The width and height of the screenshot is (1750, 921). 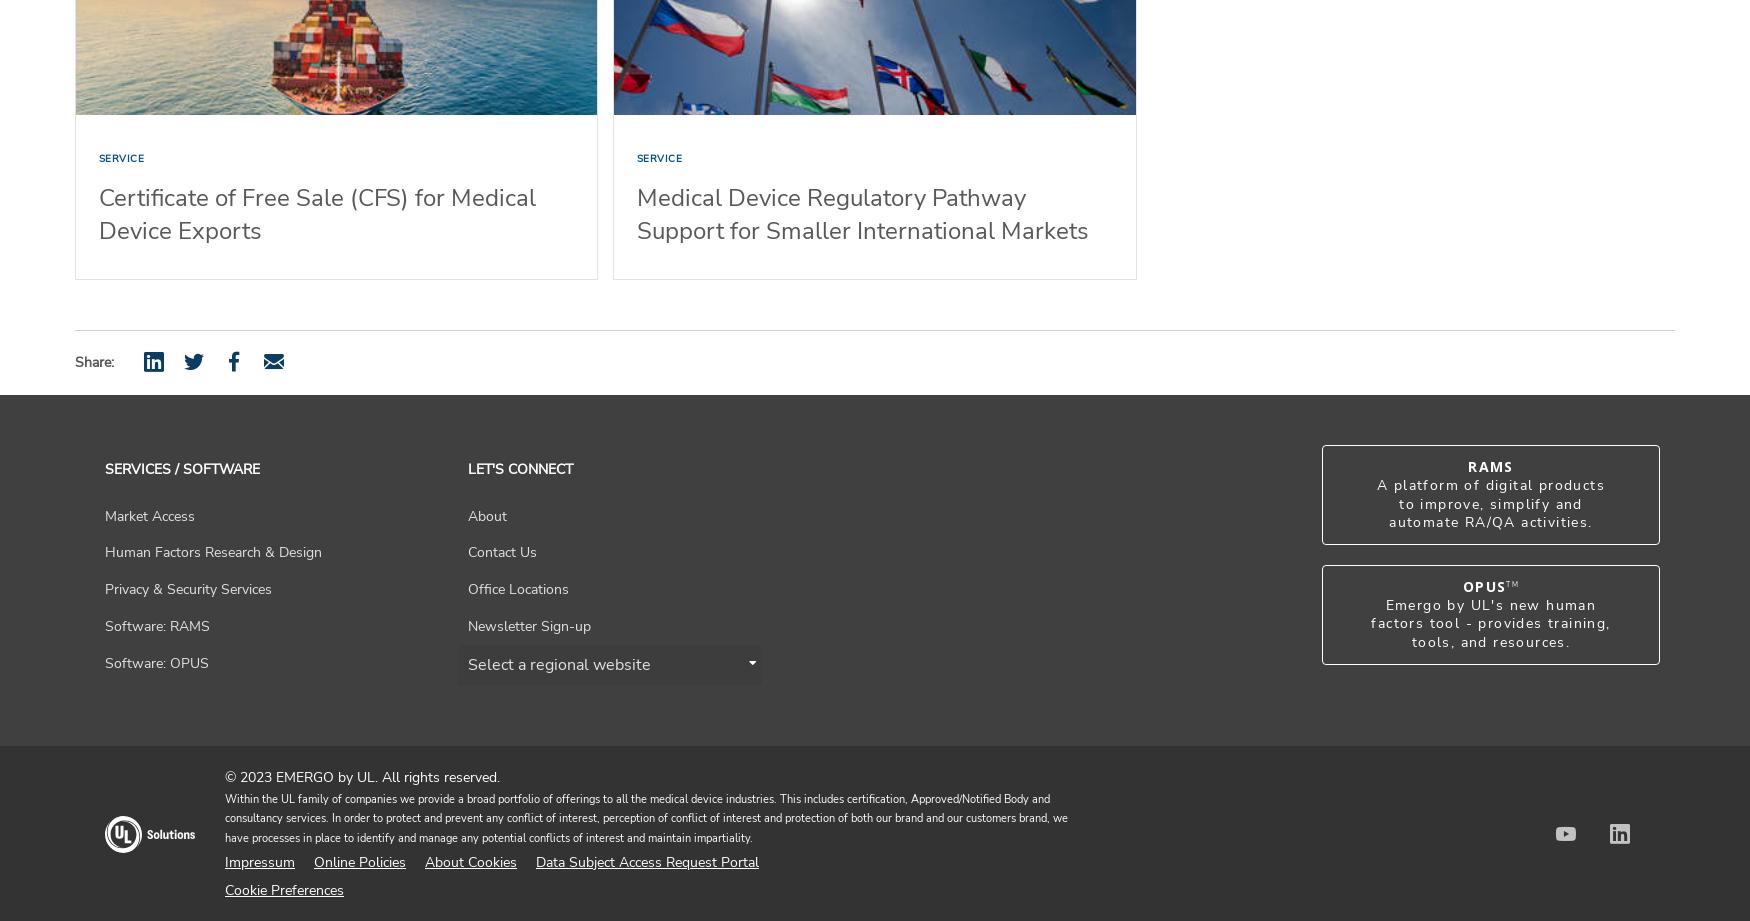 What do you see at coordinates (862, 213) in the screenshot?
I see `'Medical Device Regulatory Pathway Support for Smaller International Markets'` at bounding box center [862, 213].